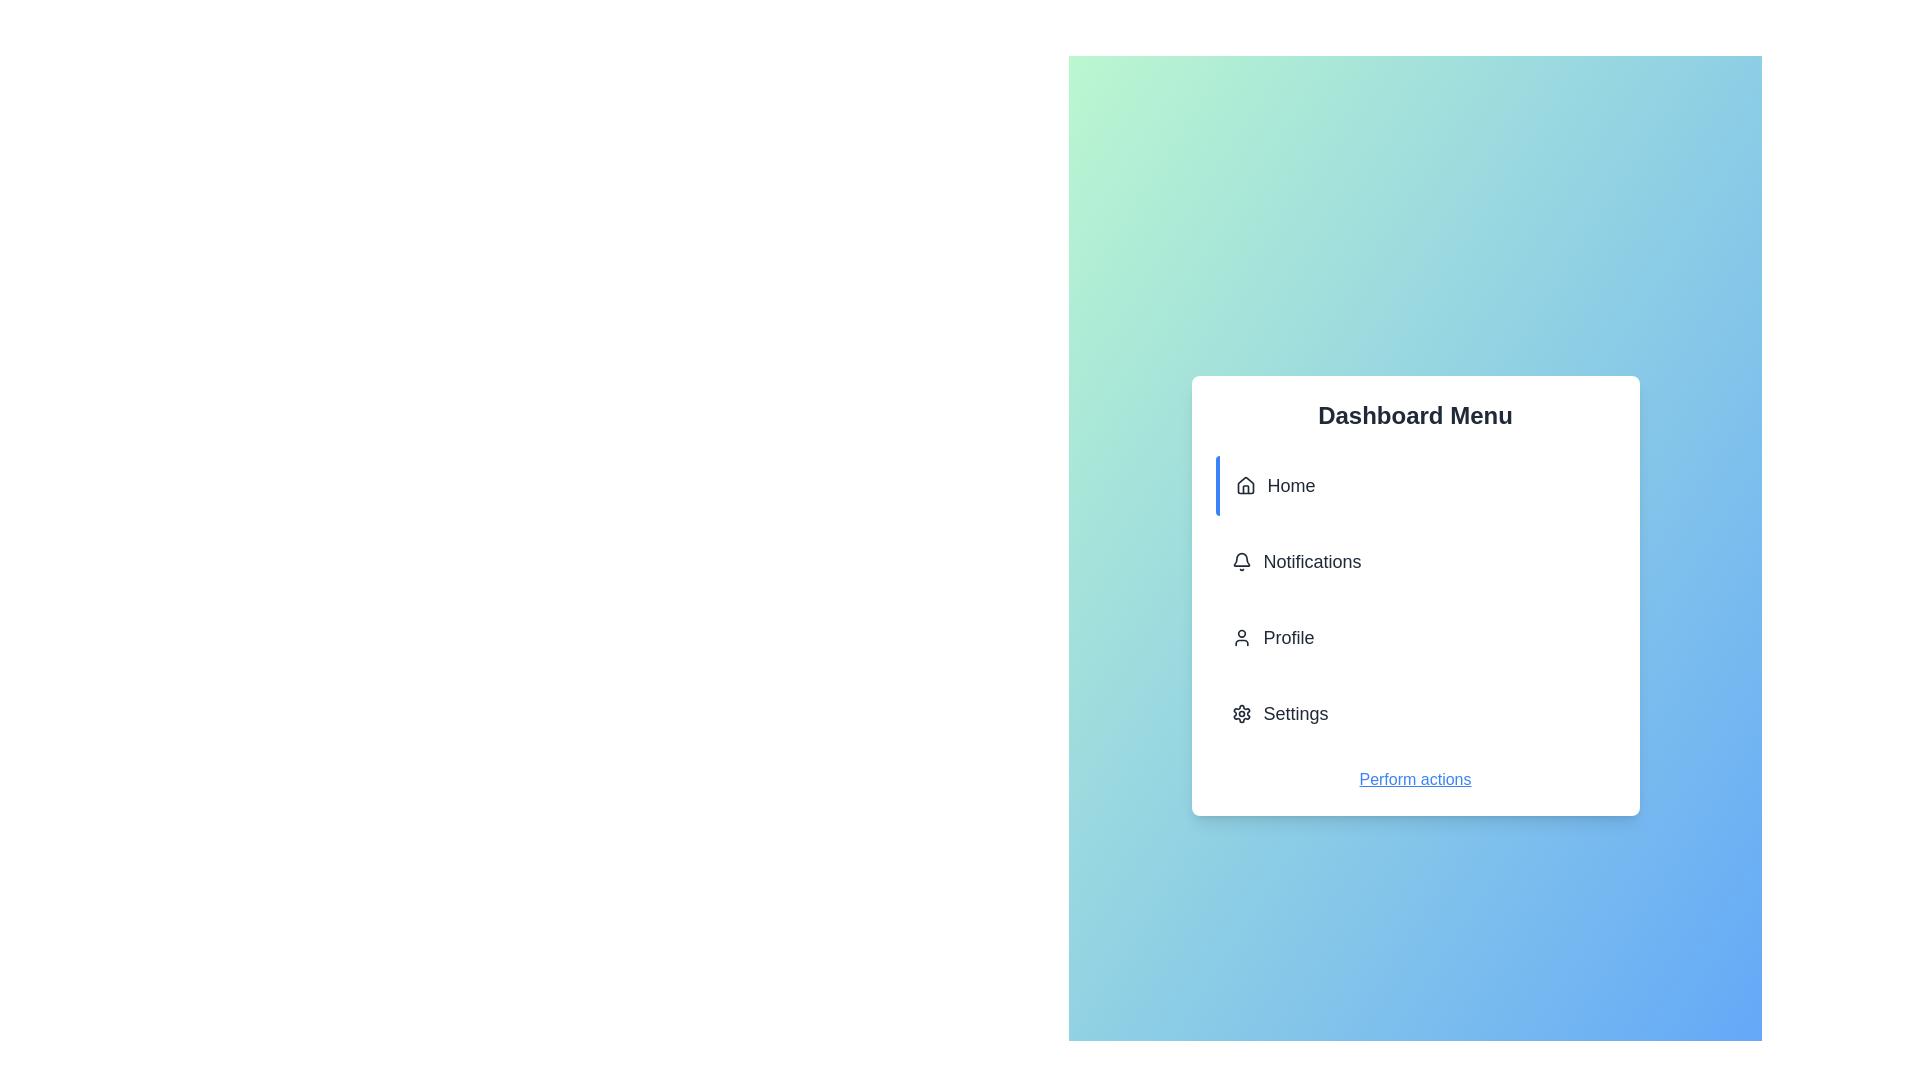  What do you see at coordinates (1414, 778) in the screenshot?
I see `the 'Perform actions' link at the bottom of the menu` at bounding box center [1414, 778].